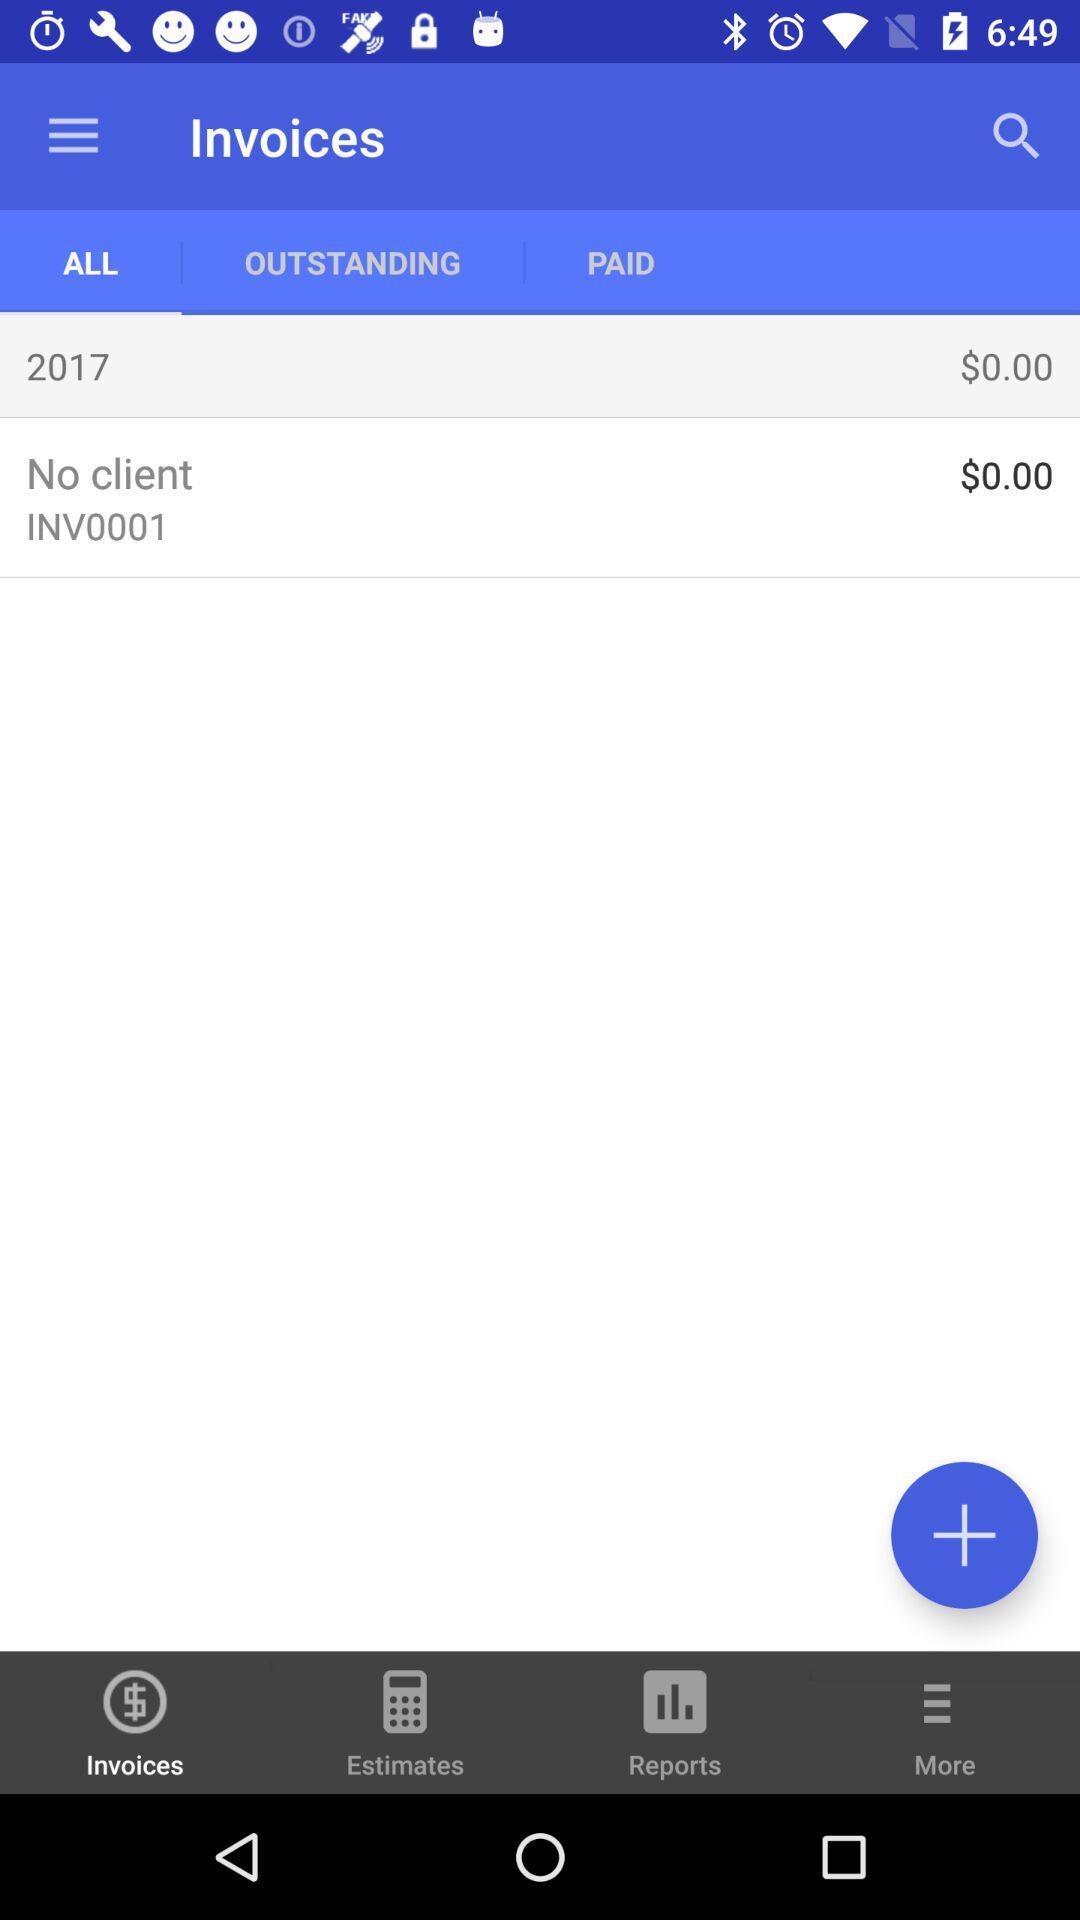 The width and height of the screenshot is (1080, 1920). Describe the element at coordinates (72, 135) in the screenshot. I see `the icon above the all icon` at that location.